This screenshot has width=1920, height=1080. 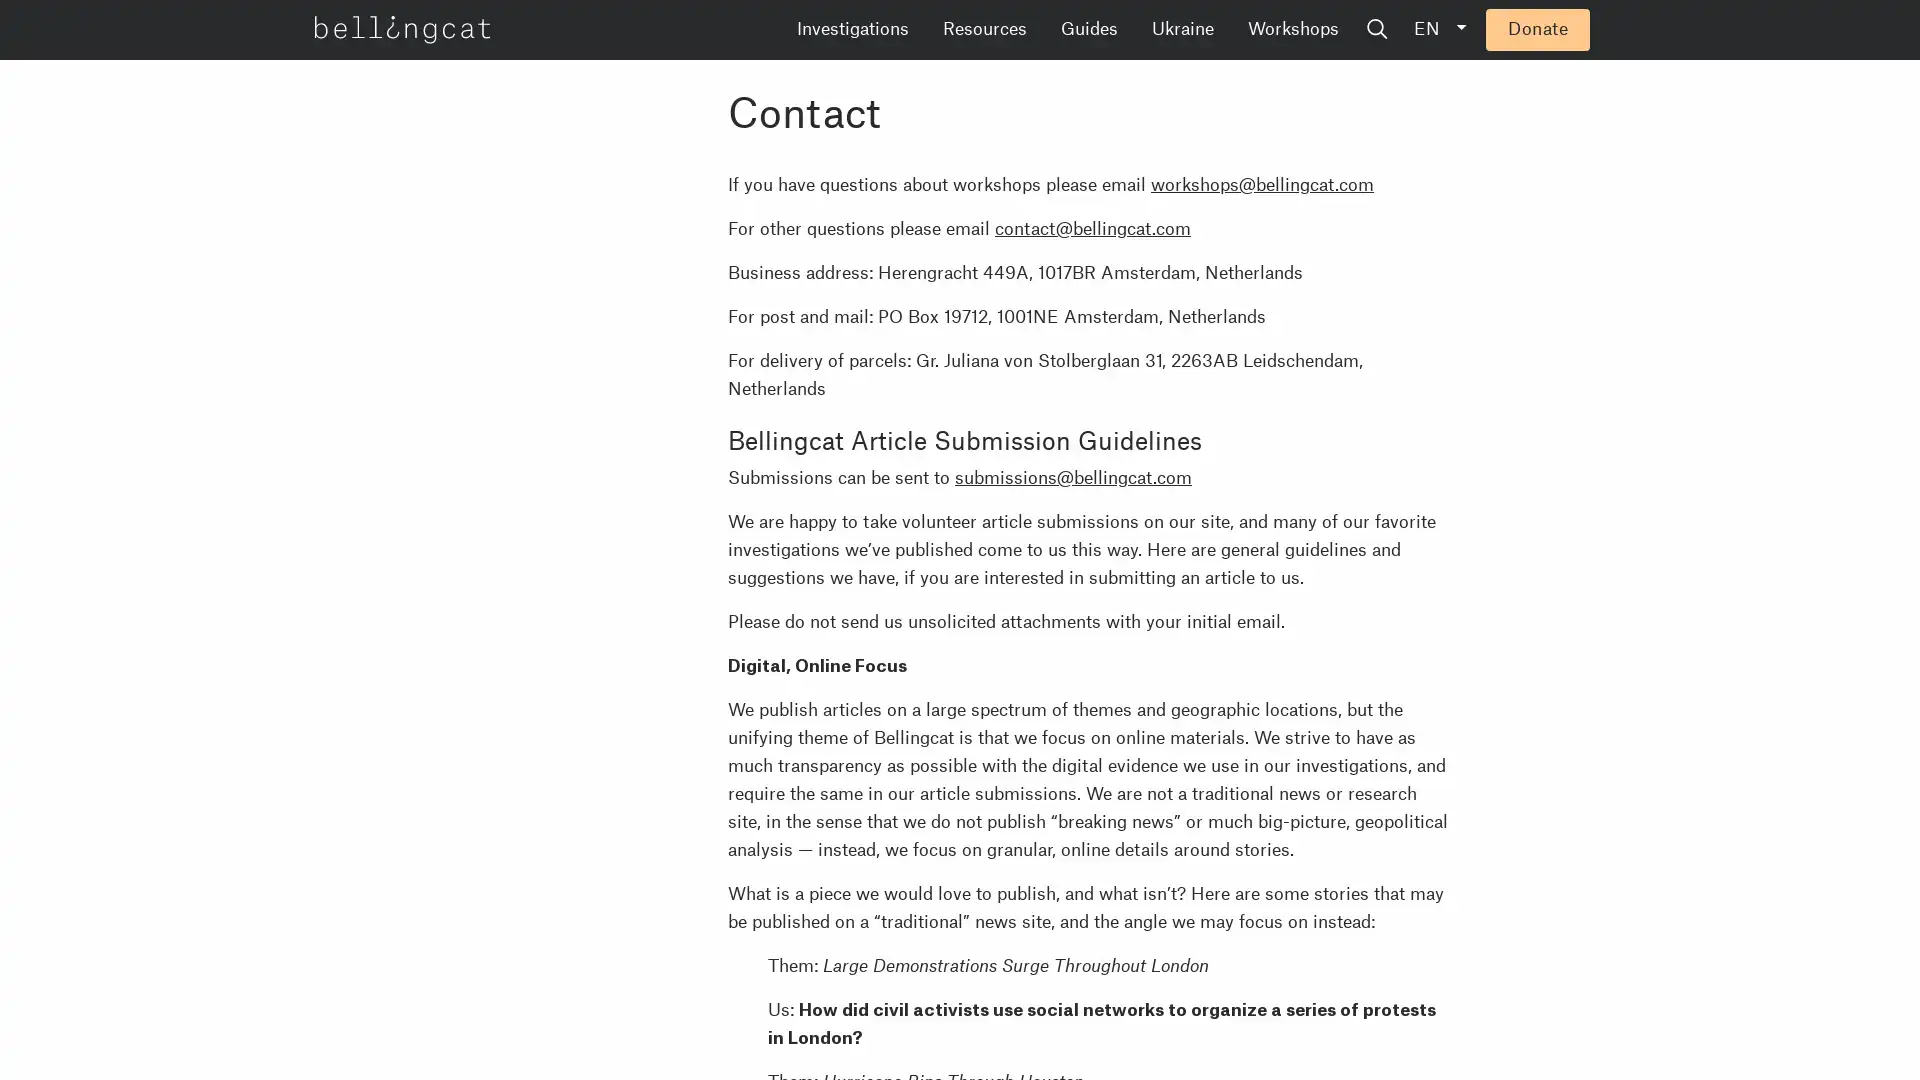 What do you see at coordinates (1529, 30) in the screenshot?
I see `Search` at bounding box center [1529, 30].